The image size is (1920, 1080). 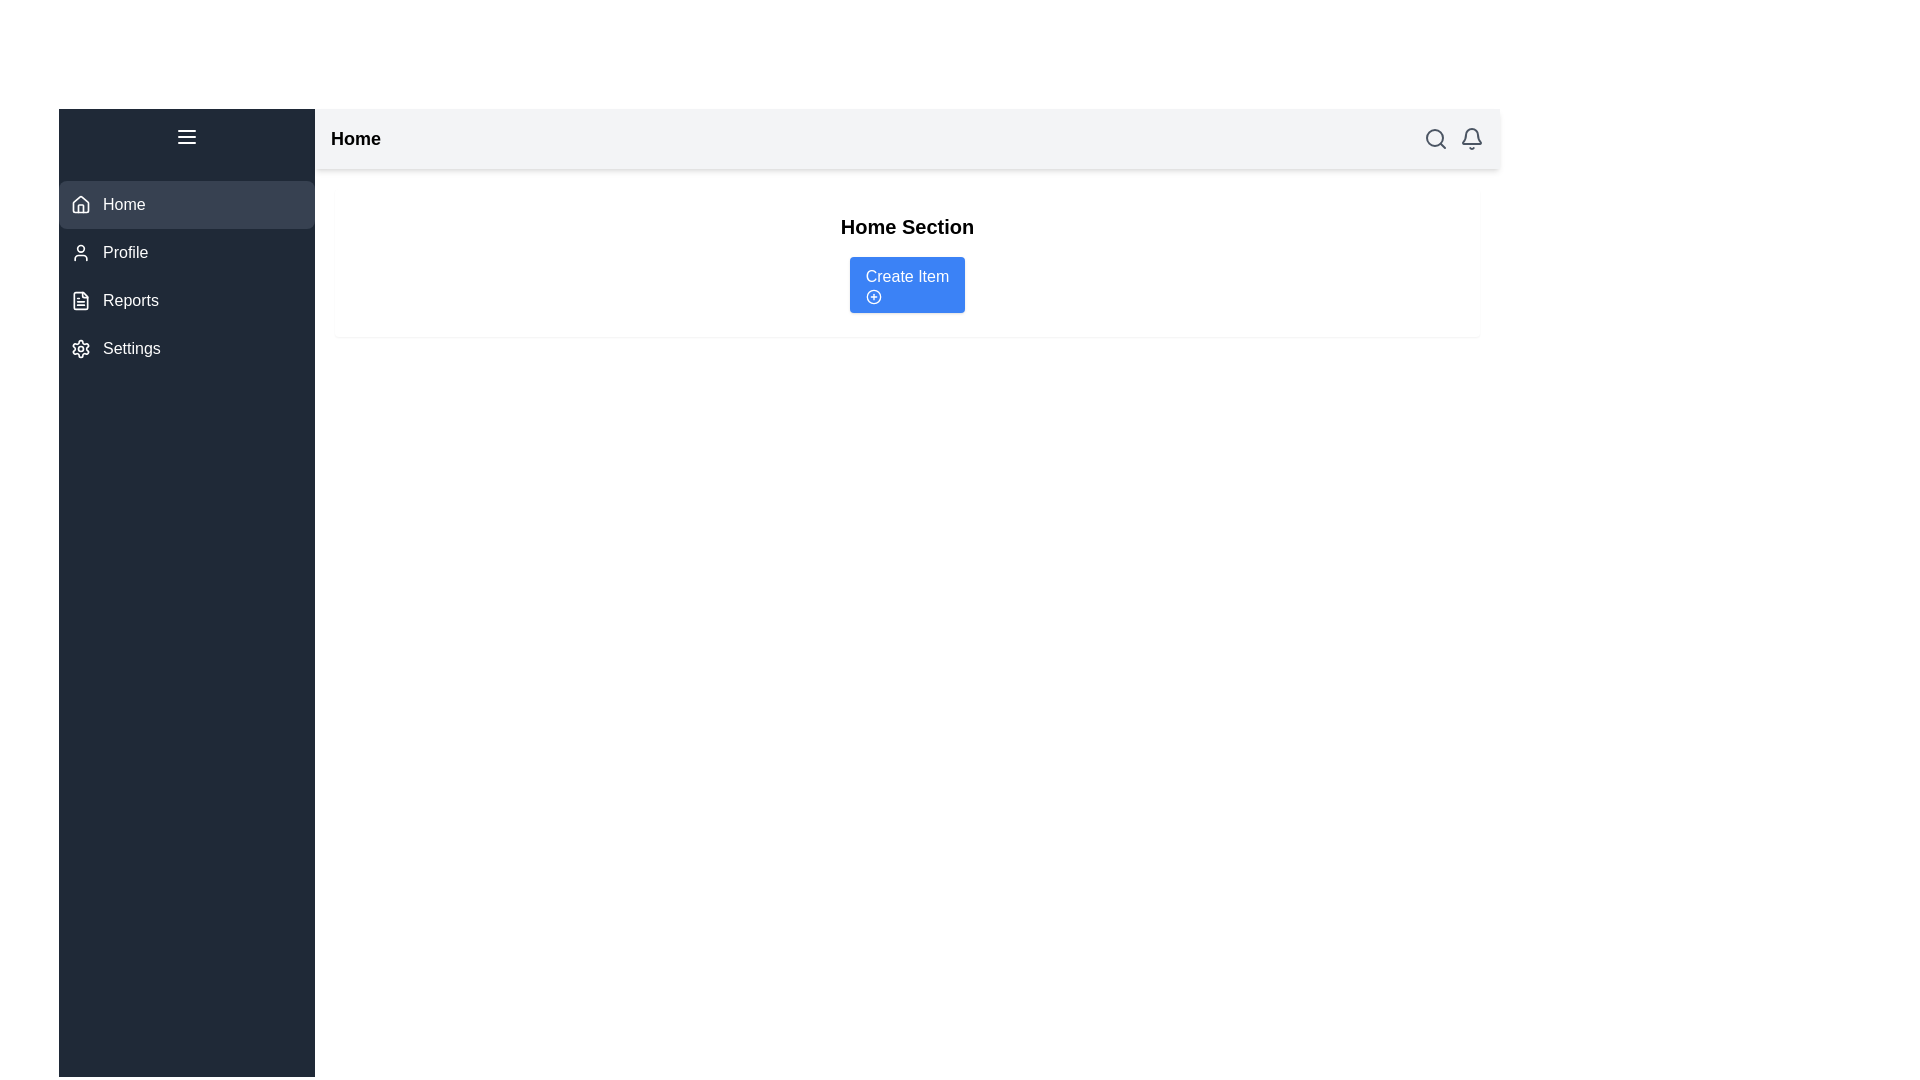 I want to click on the 'Reports' icon located in the navigation bar on the left side of the interface, positioned below the profile icon and above the settings icon, so click(x=80, y=300).